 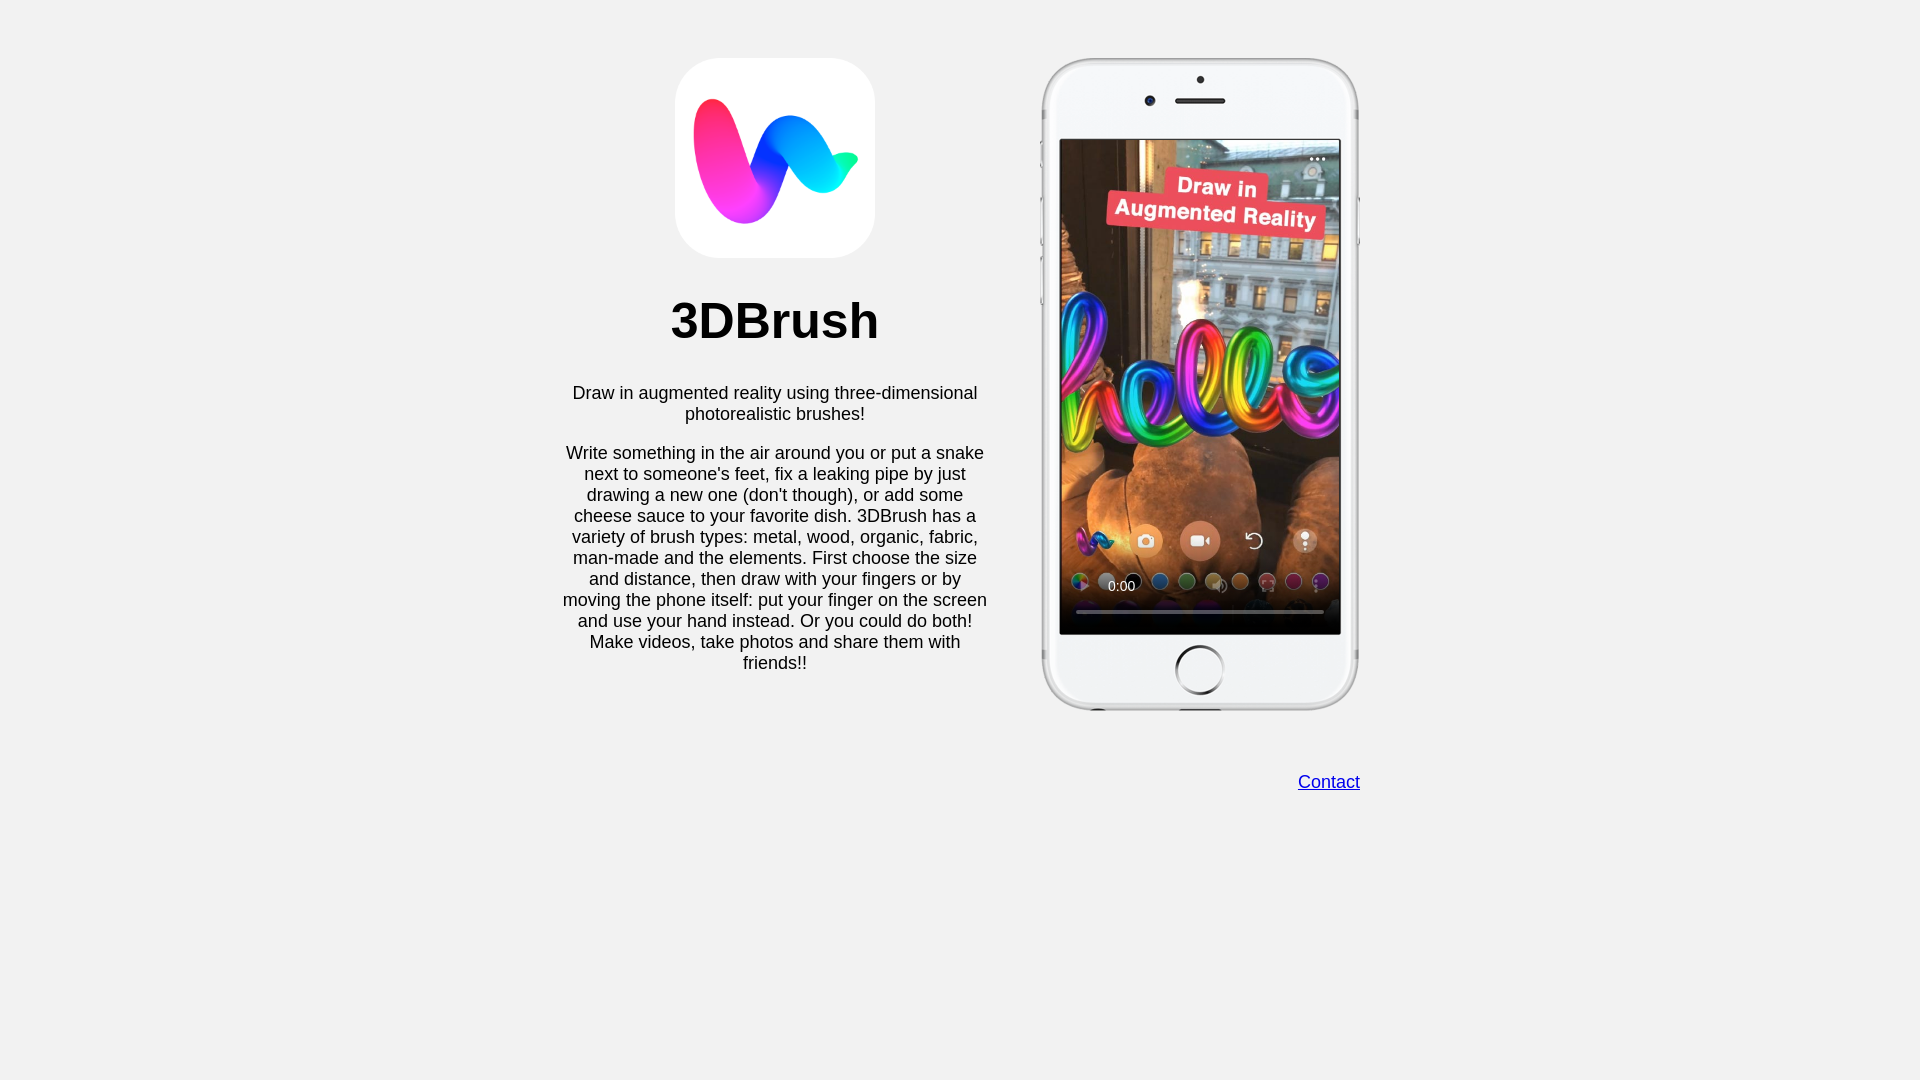 What do you see at coordinates (1329, 781) in the screenshot?
I see `'Contact'` at bounding box center [1329, 781].